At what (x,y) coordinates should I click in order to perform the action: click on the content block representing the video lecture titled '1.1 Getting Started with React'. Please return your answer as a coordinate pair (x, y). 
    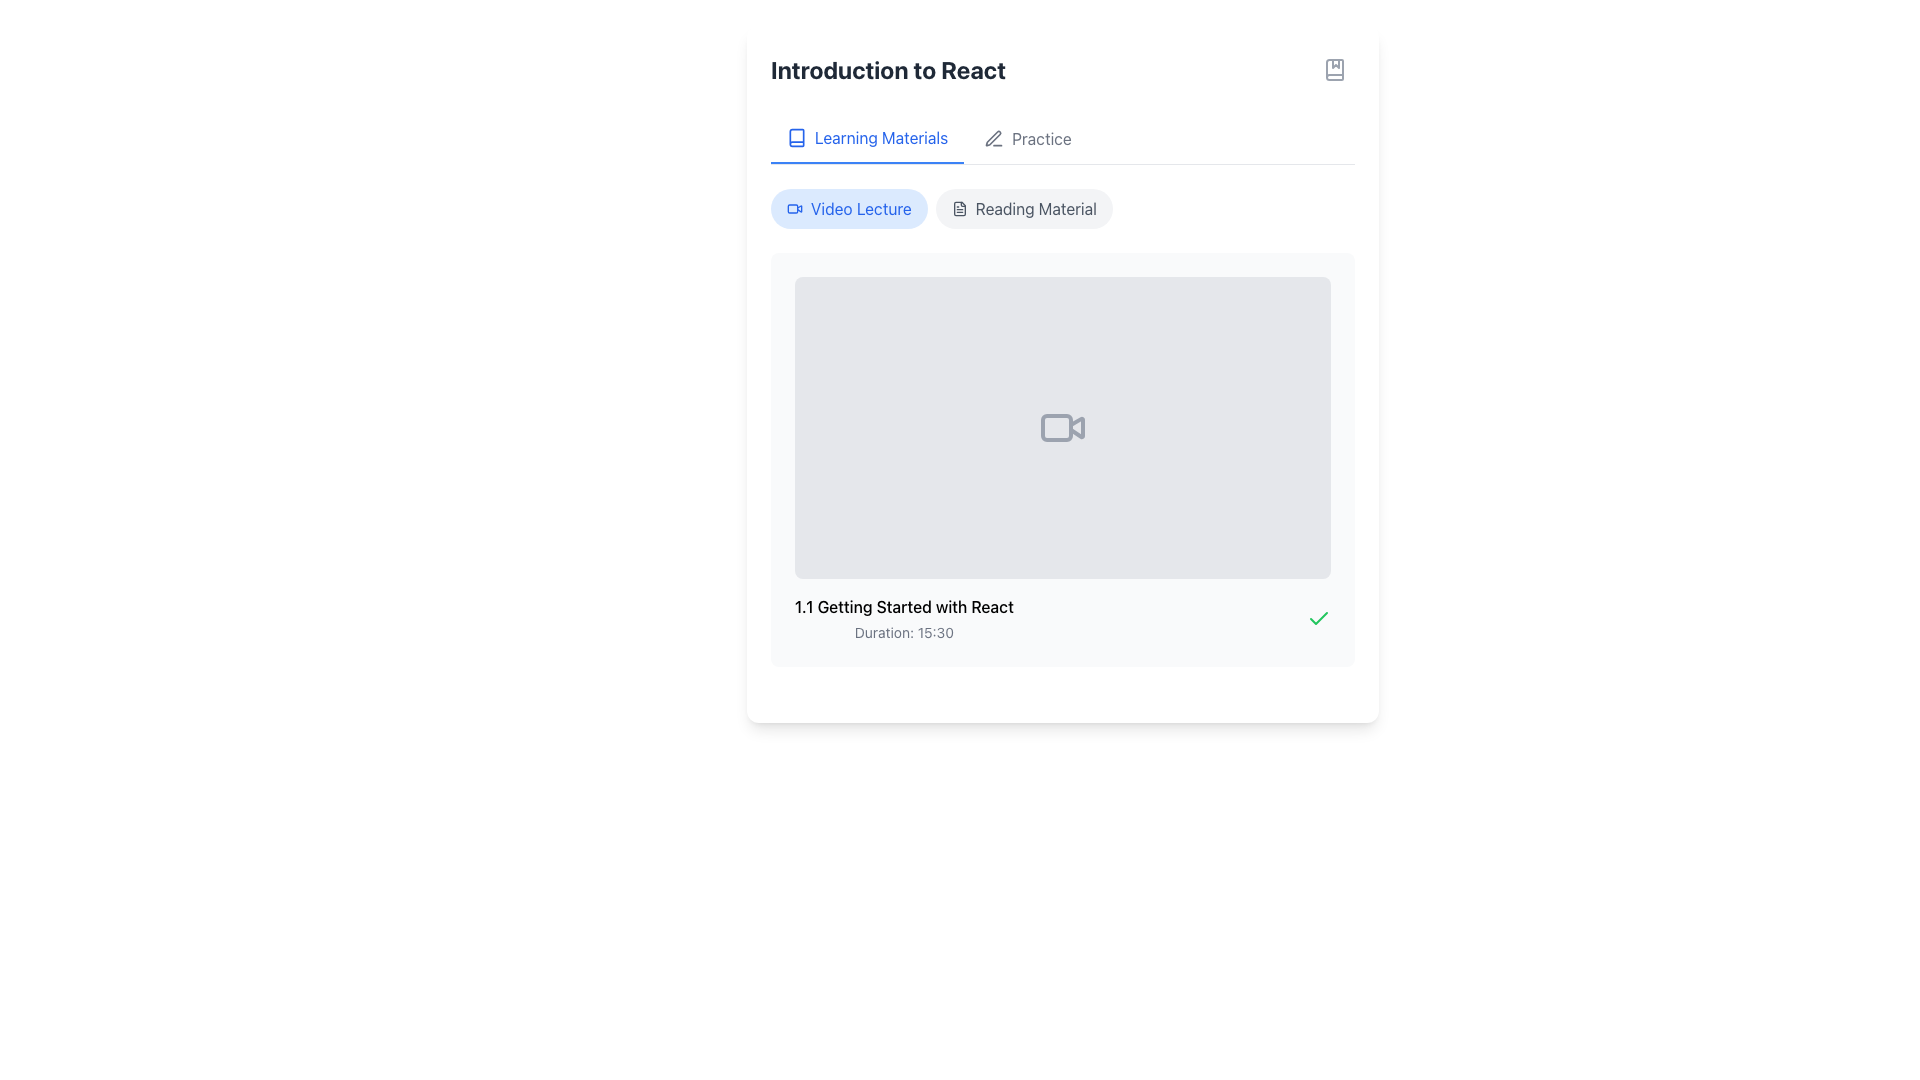
    Looking at the image, I should click on (1061, 459).